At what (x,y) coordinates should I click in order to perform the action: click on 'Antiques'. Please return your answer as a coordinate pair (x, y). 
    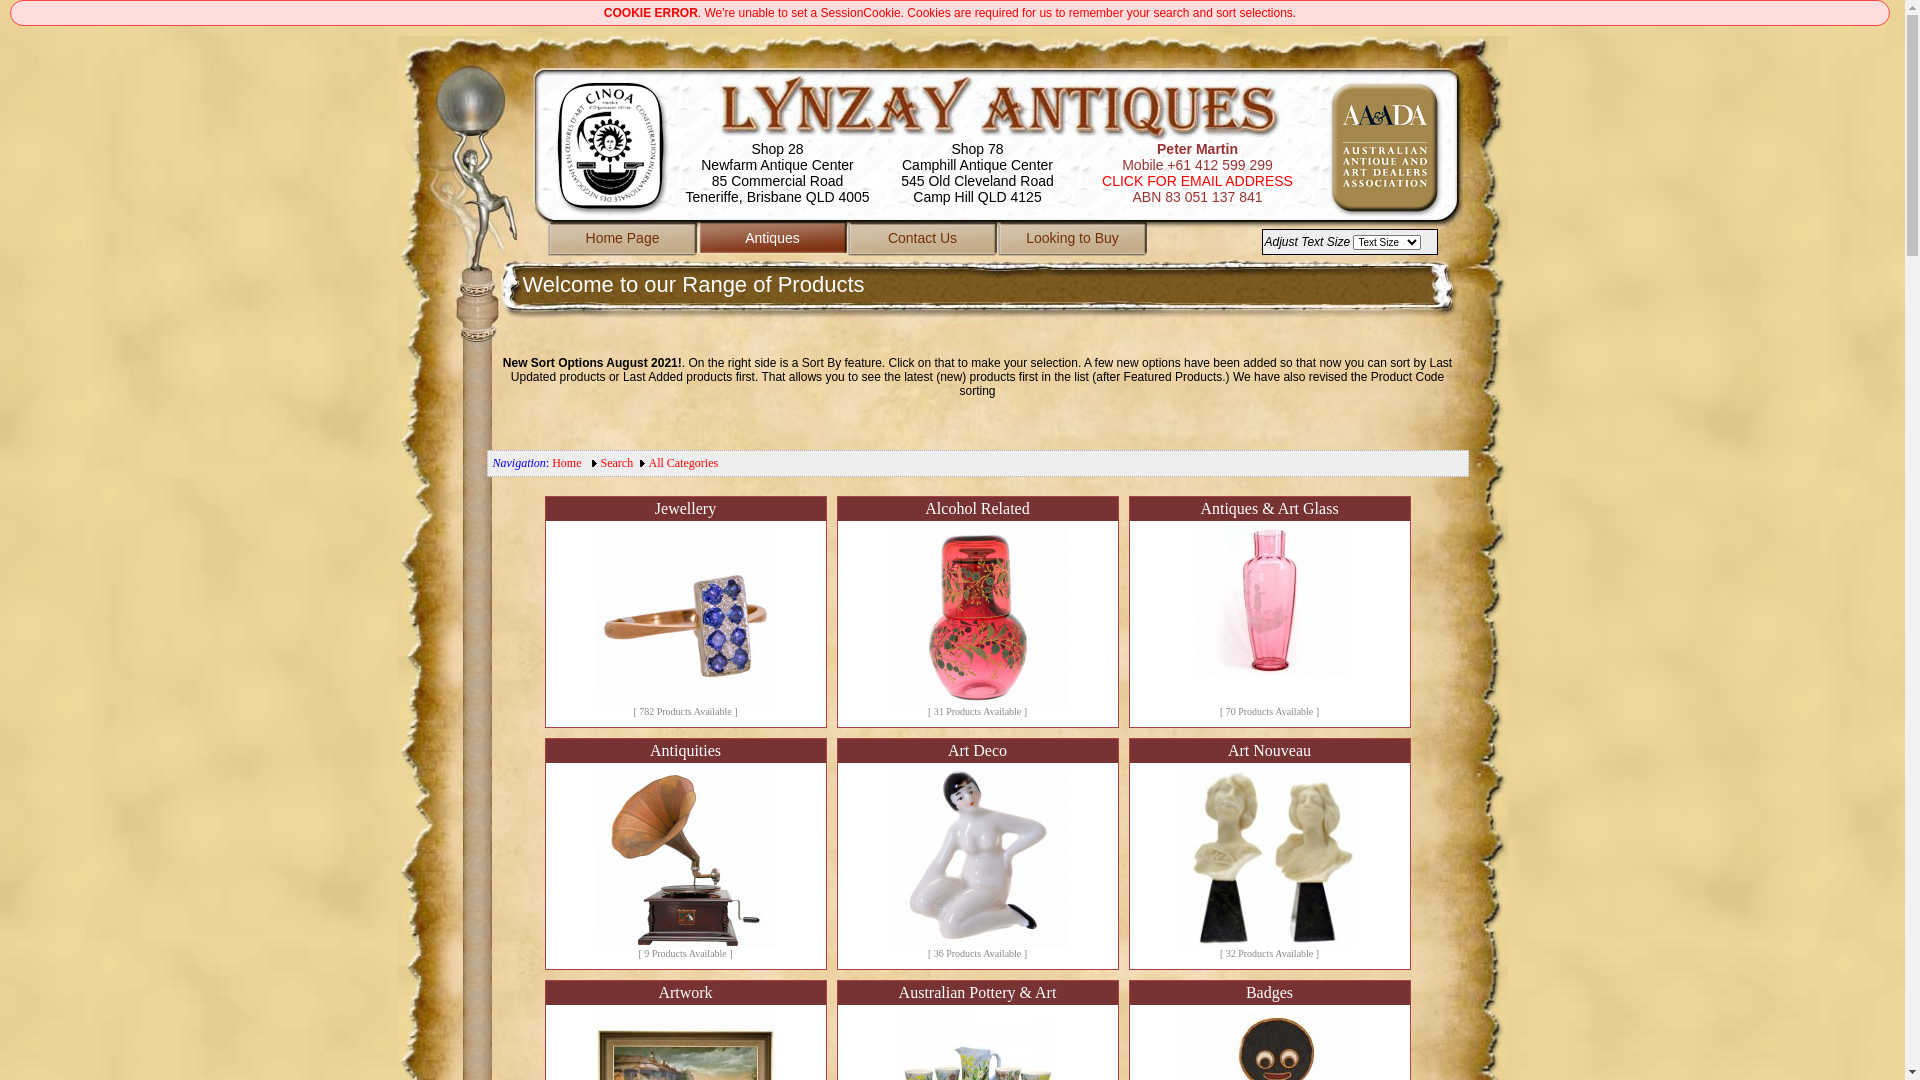
    Looking at the image, I should click on (771, 239).